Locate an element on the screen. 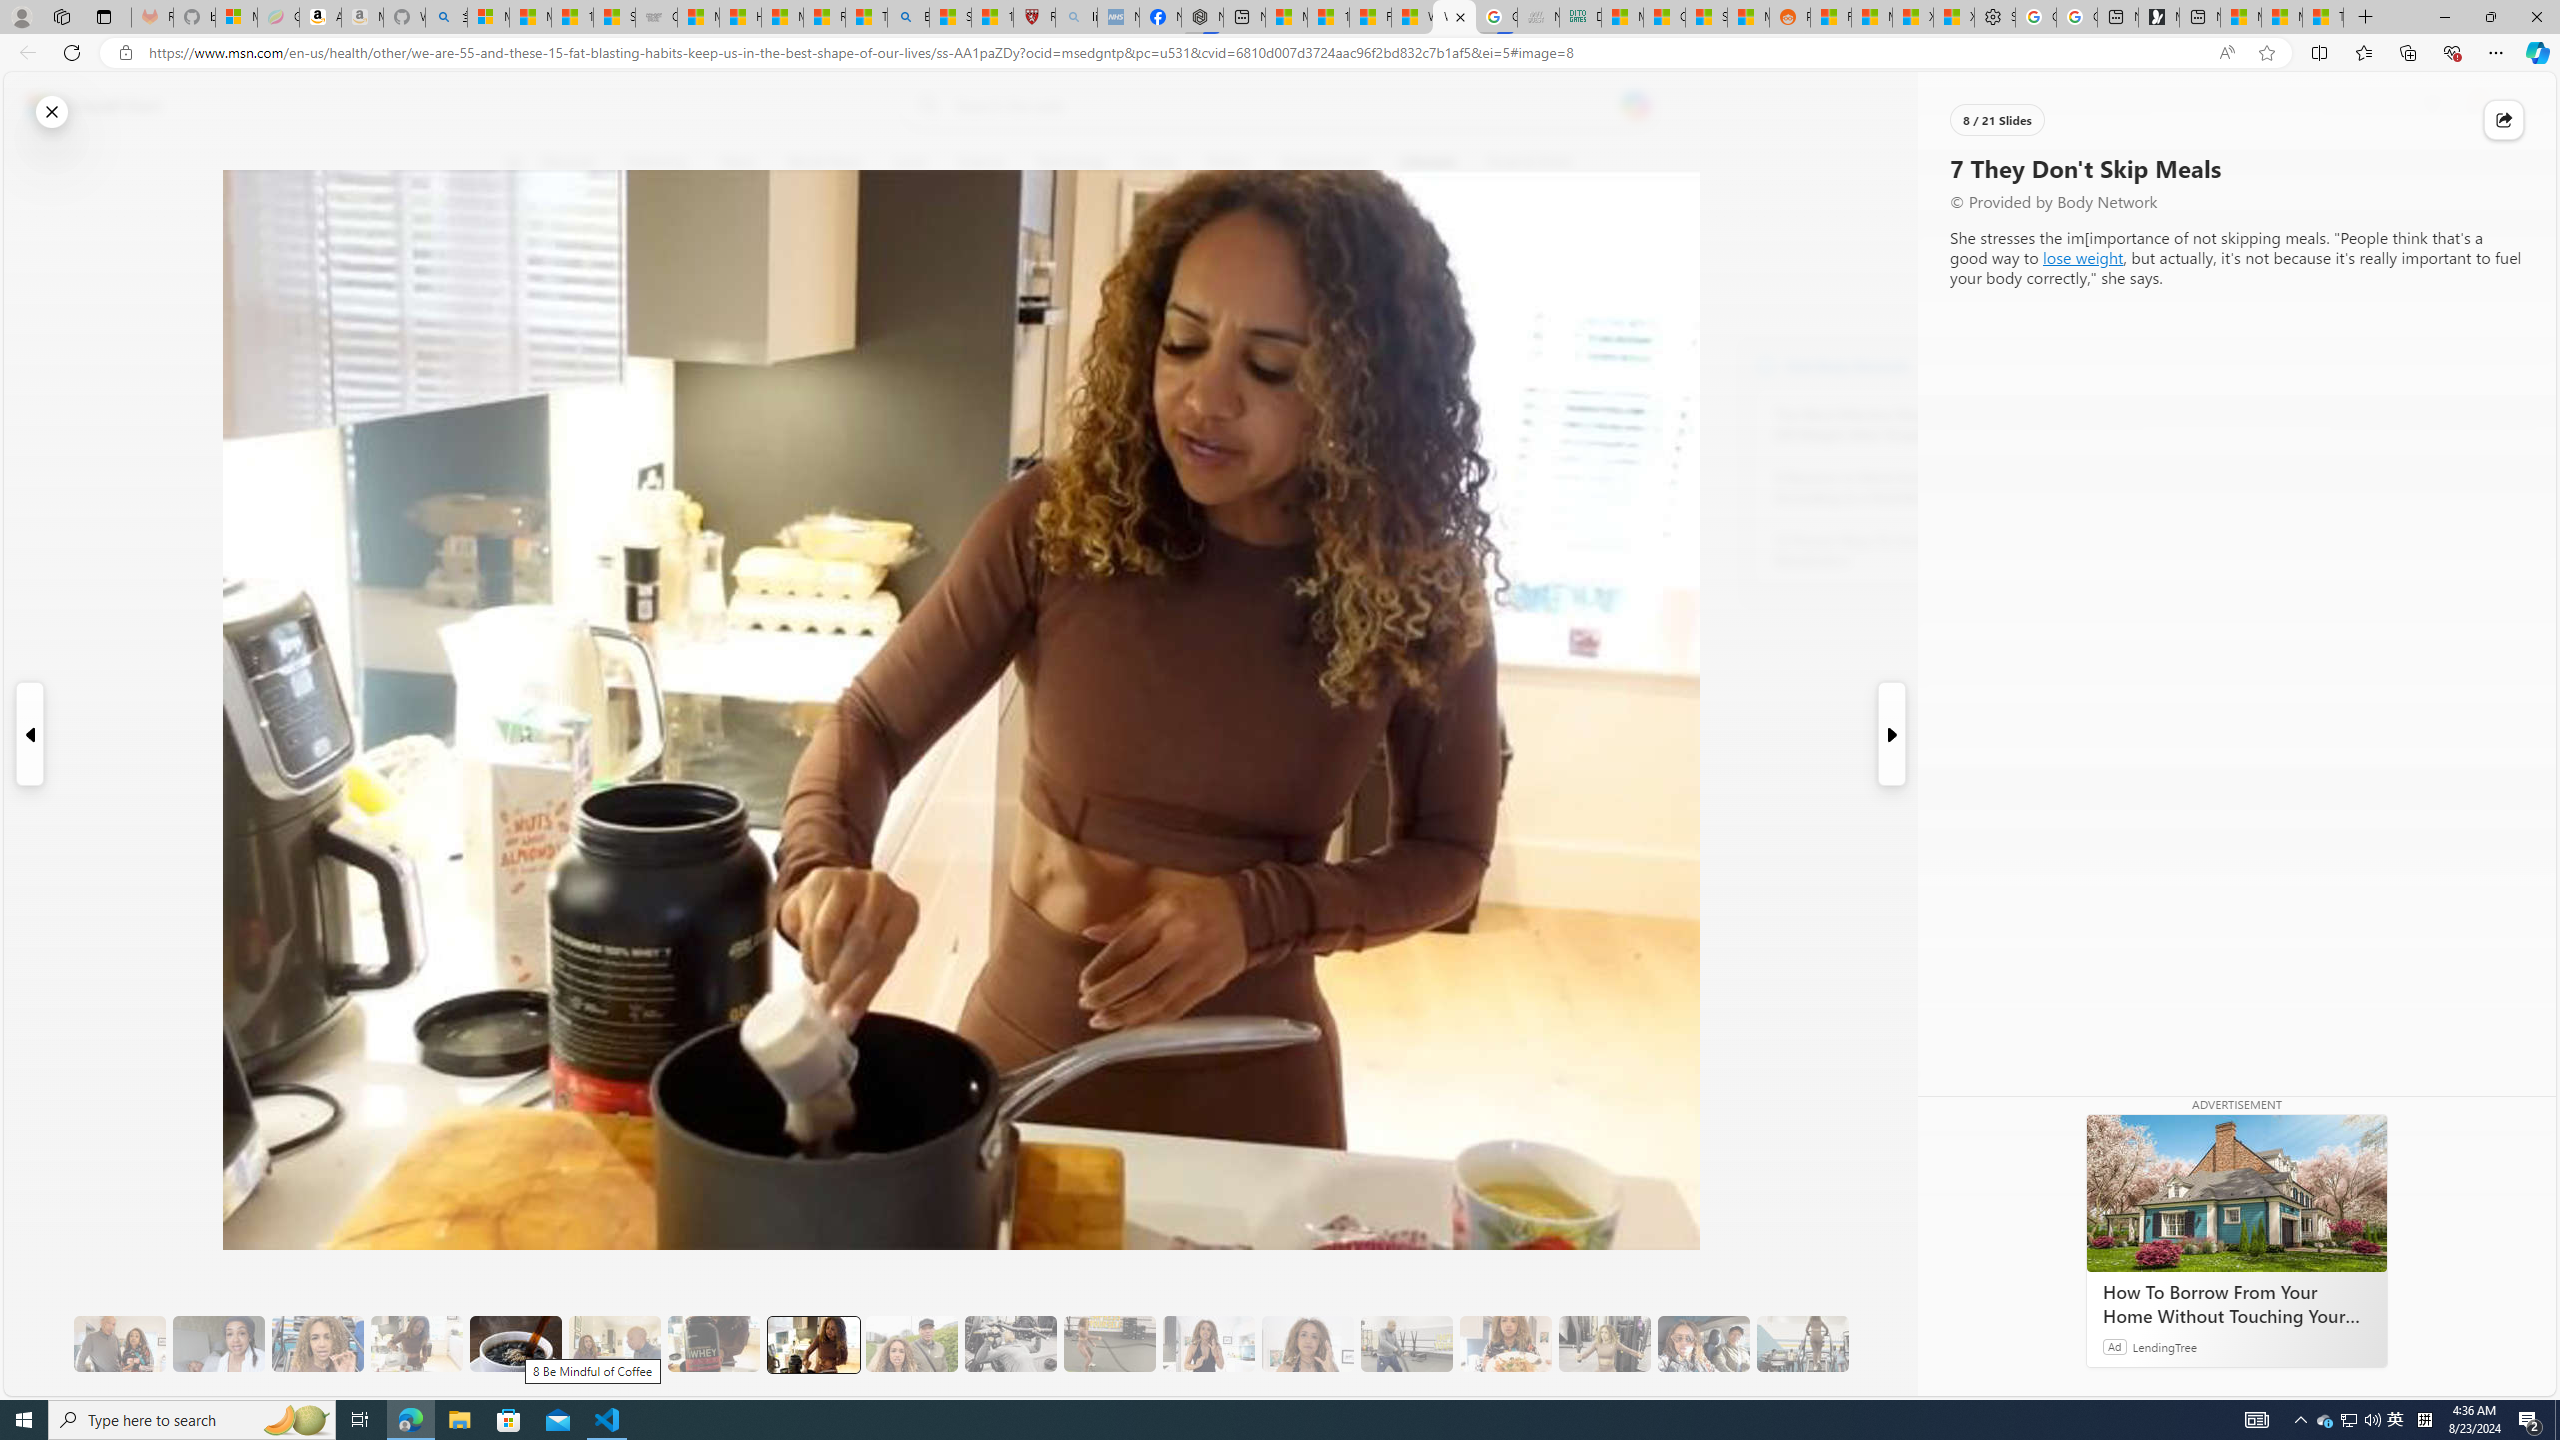  'Back' is located at coordinates (24, 51).